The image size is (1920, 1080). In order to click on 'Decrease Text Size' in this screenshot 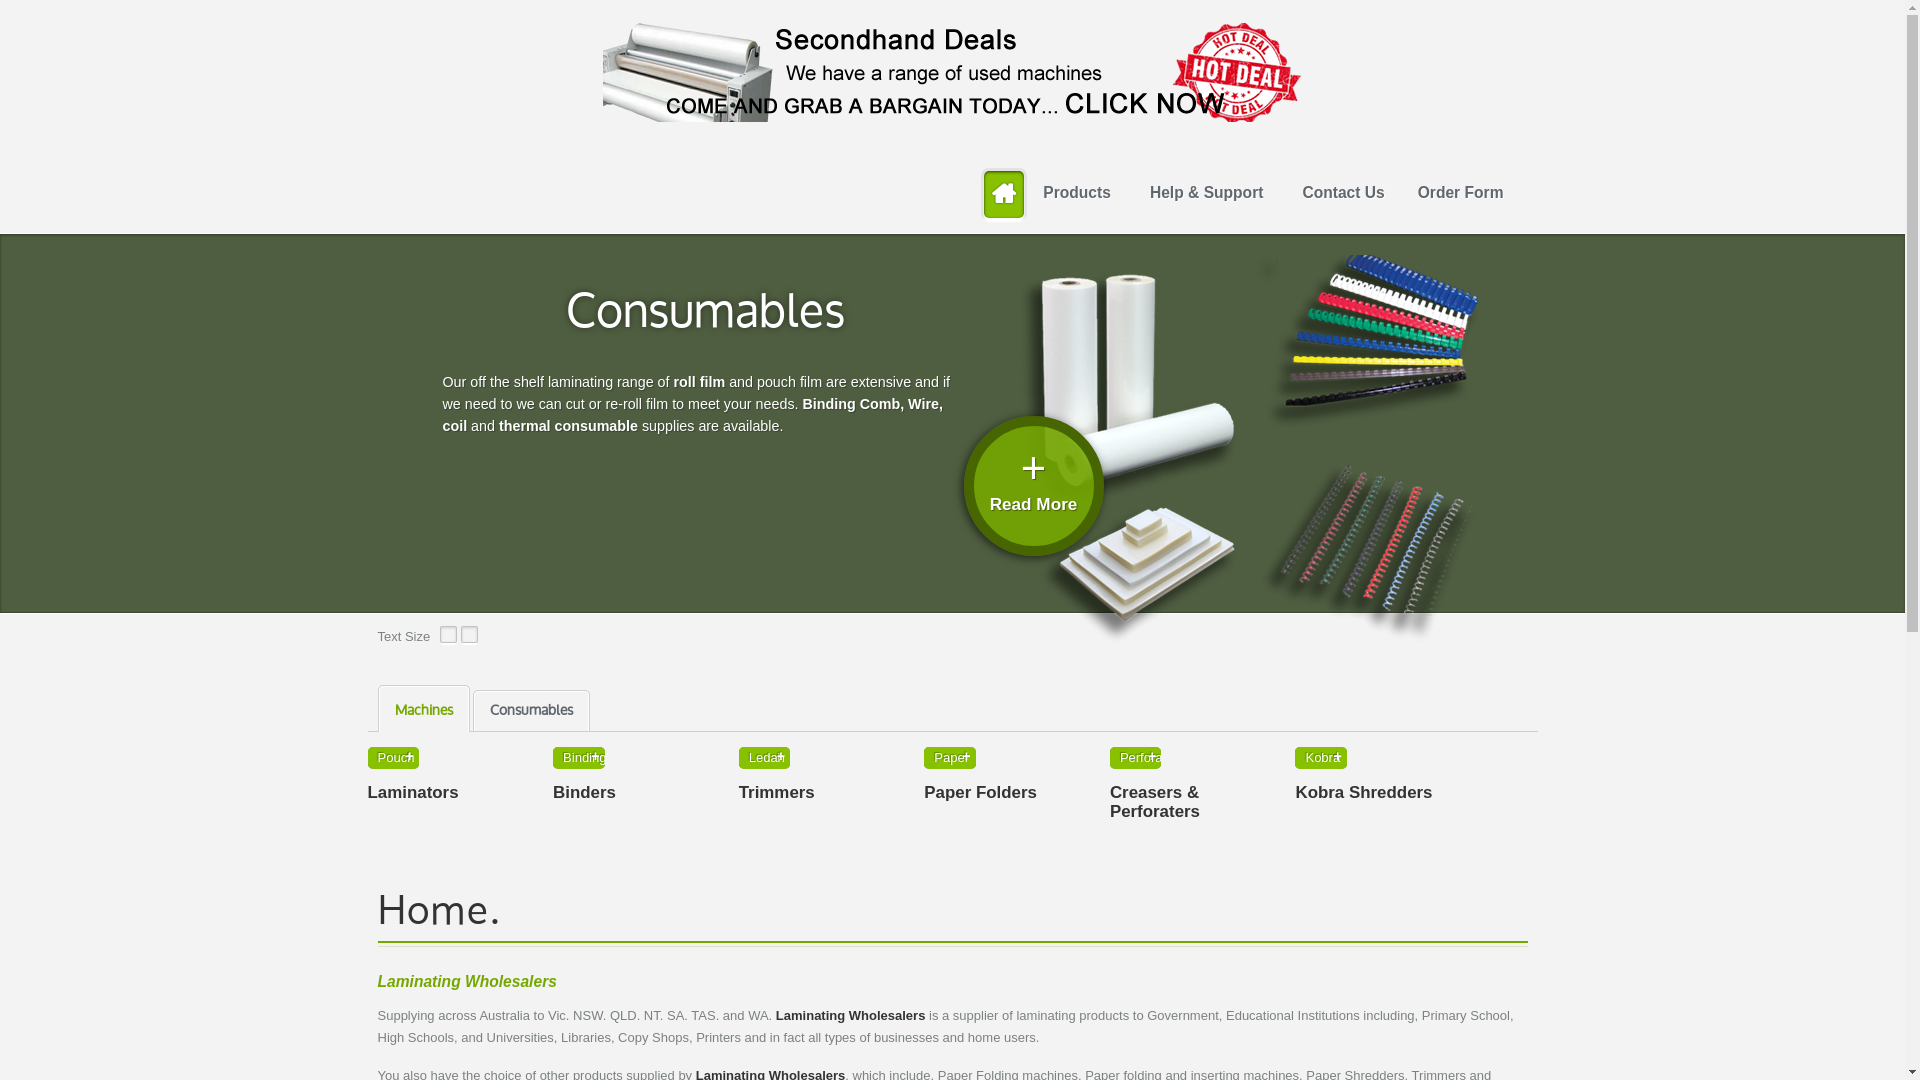, I will do `click(439, 639)`.